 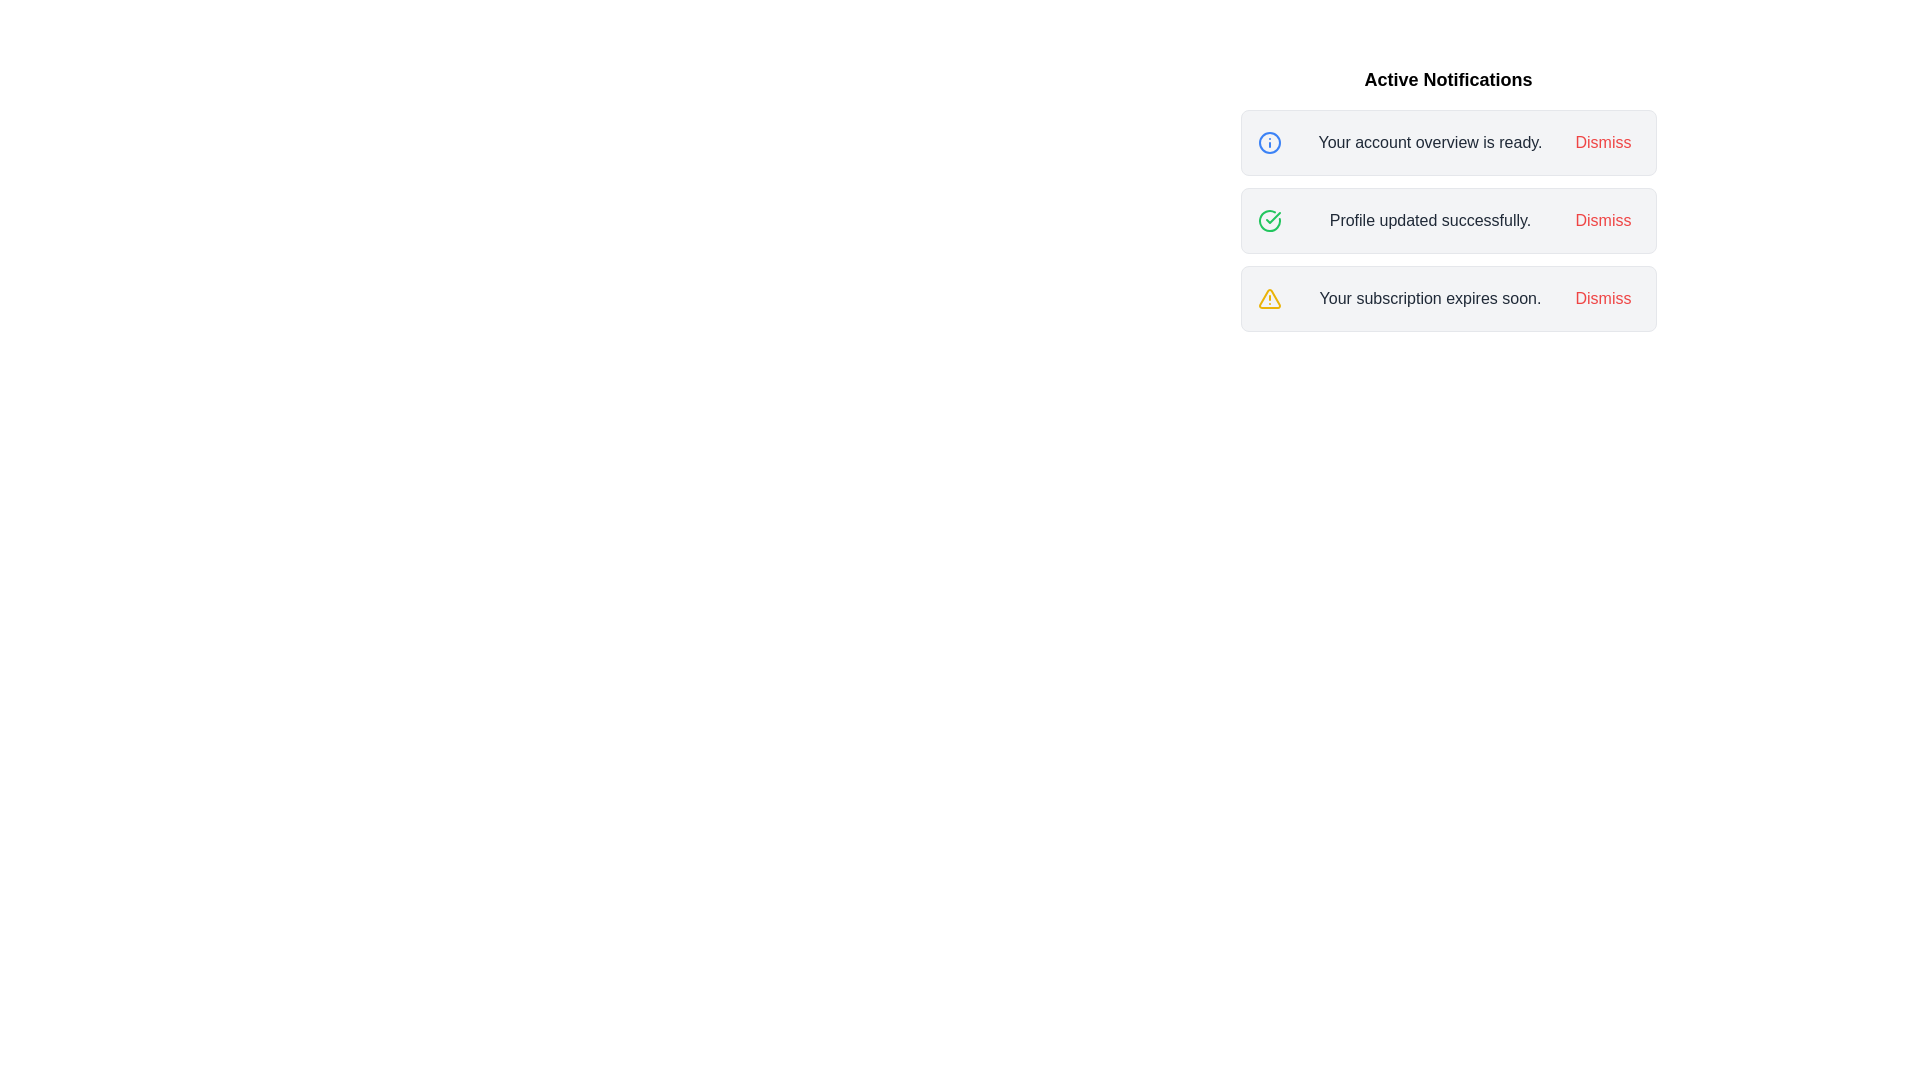 I want to click on 'Dismiss' button for the notification 'Profile updated successfully.', so click(x=1603, y=220).